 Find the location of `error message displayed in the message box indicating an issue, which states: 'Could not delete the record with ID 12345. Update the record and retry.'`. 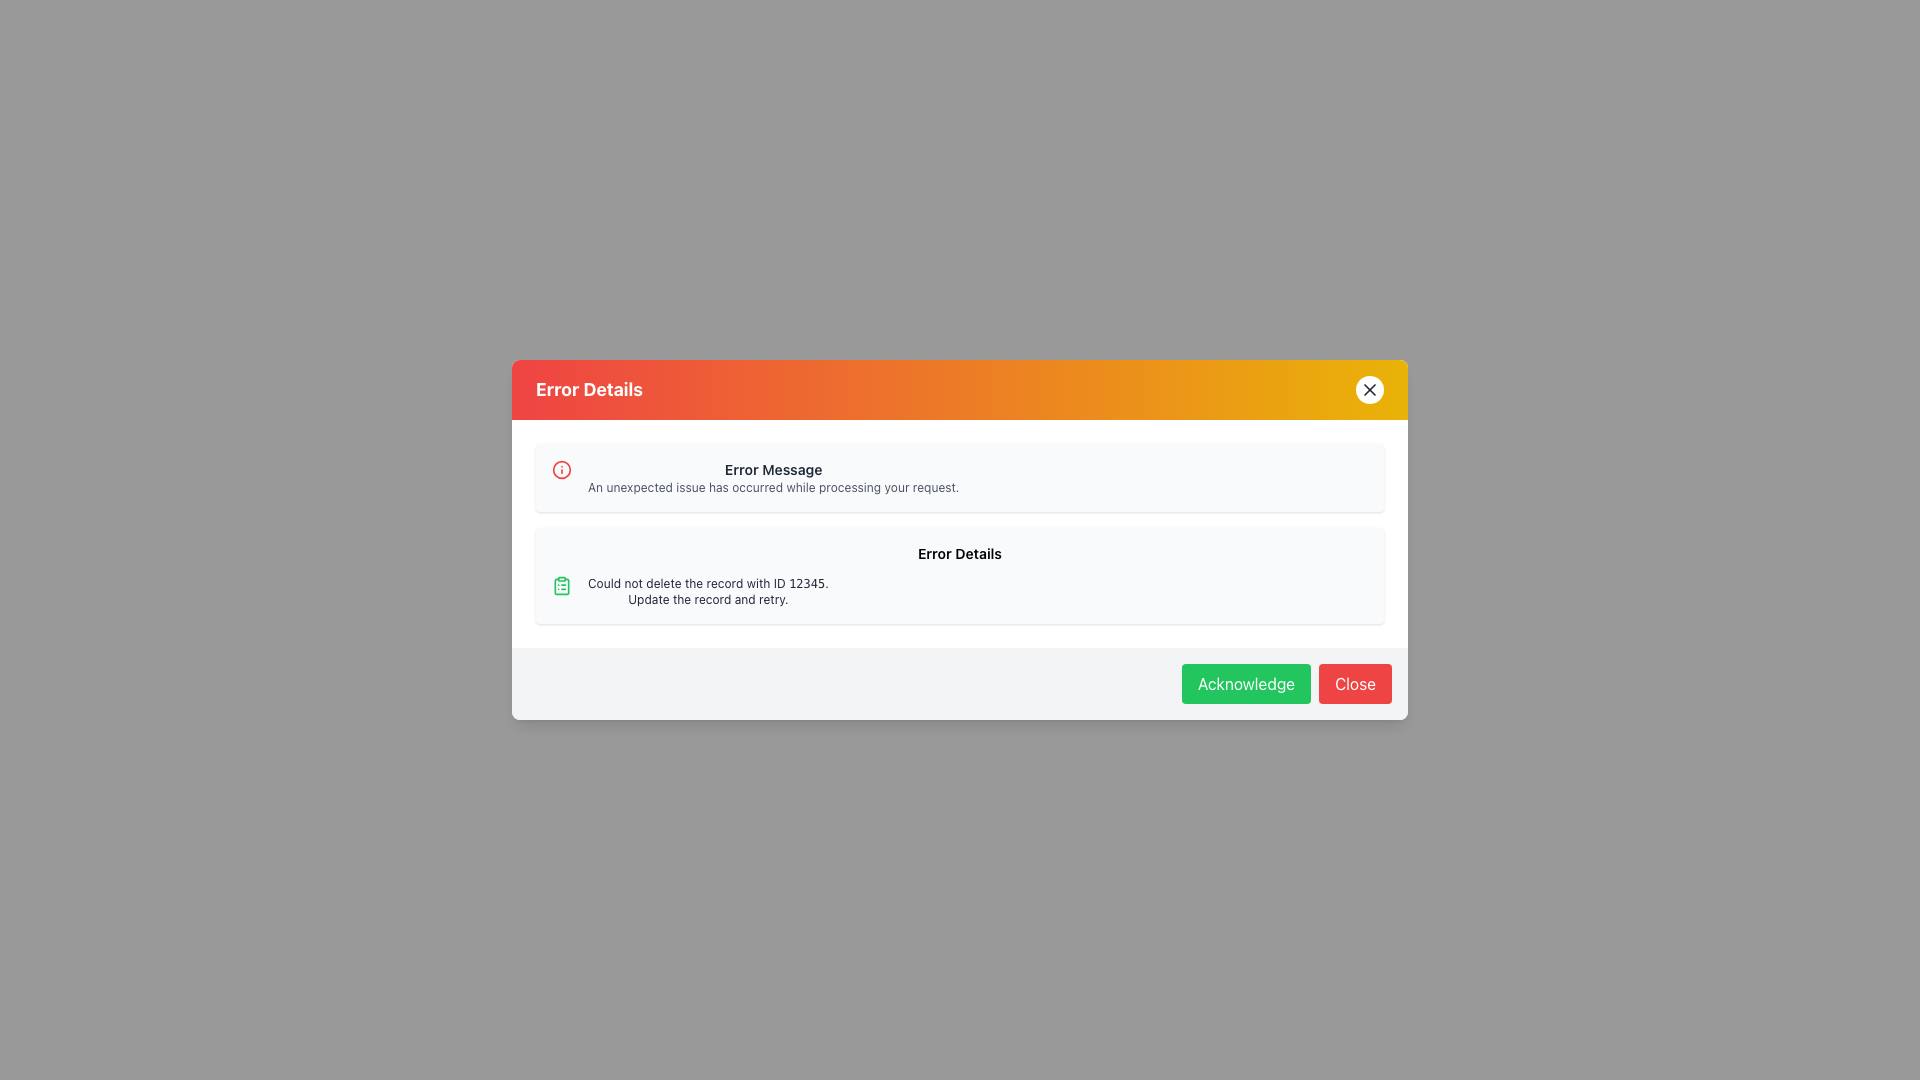

error message displayed in the message box indicating an issue, which states: 'Could not delete the record with ID 12345. Update the record and retry.' is located at coordinates (960, 590).